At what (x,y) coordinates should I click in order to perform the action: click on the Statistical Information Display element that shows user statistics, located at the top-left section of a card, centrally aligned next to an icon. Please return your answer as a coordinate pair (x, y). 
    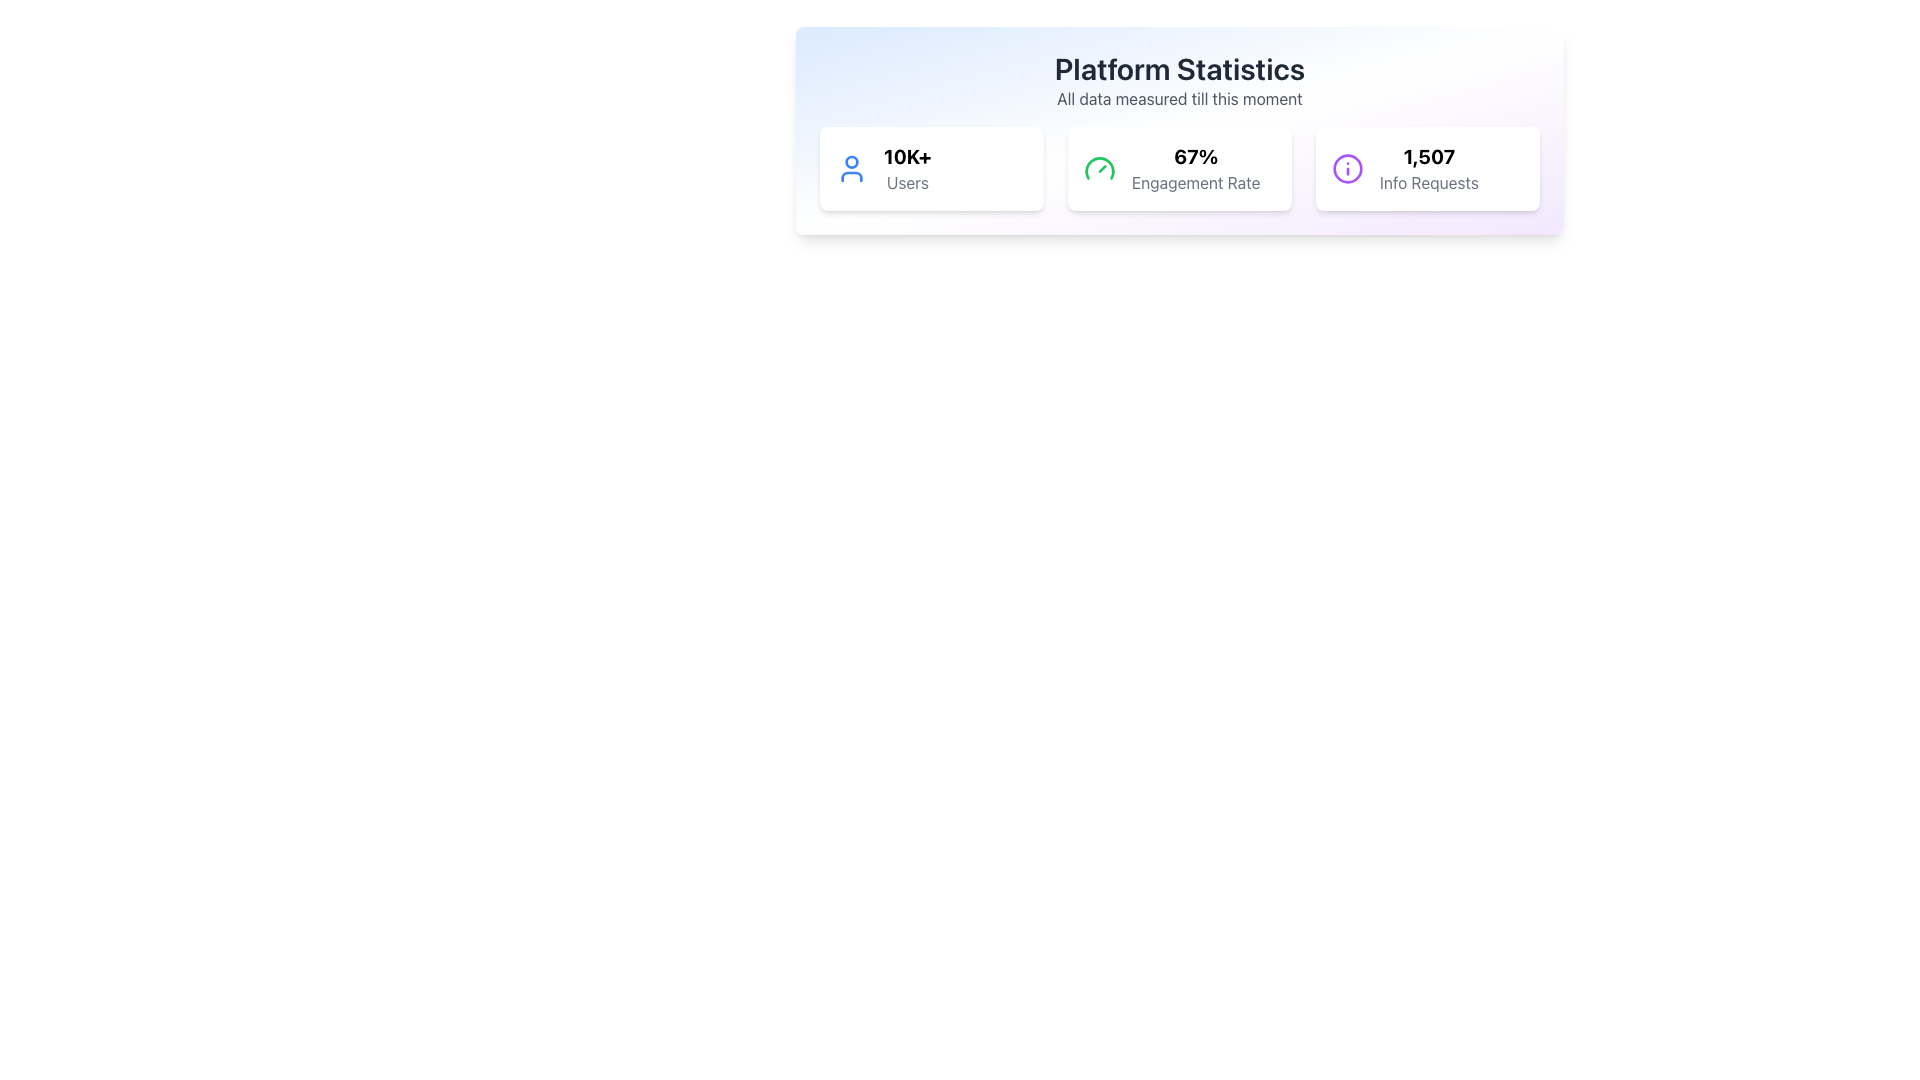
    Looking at the image, I should click on (906, 168).